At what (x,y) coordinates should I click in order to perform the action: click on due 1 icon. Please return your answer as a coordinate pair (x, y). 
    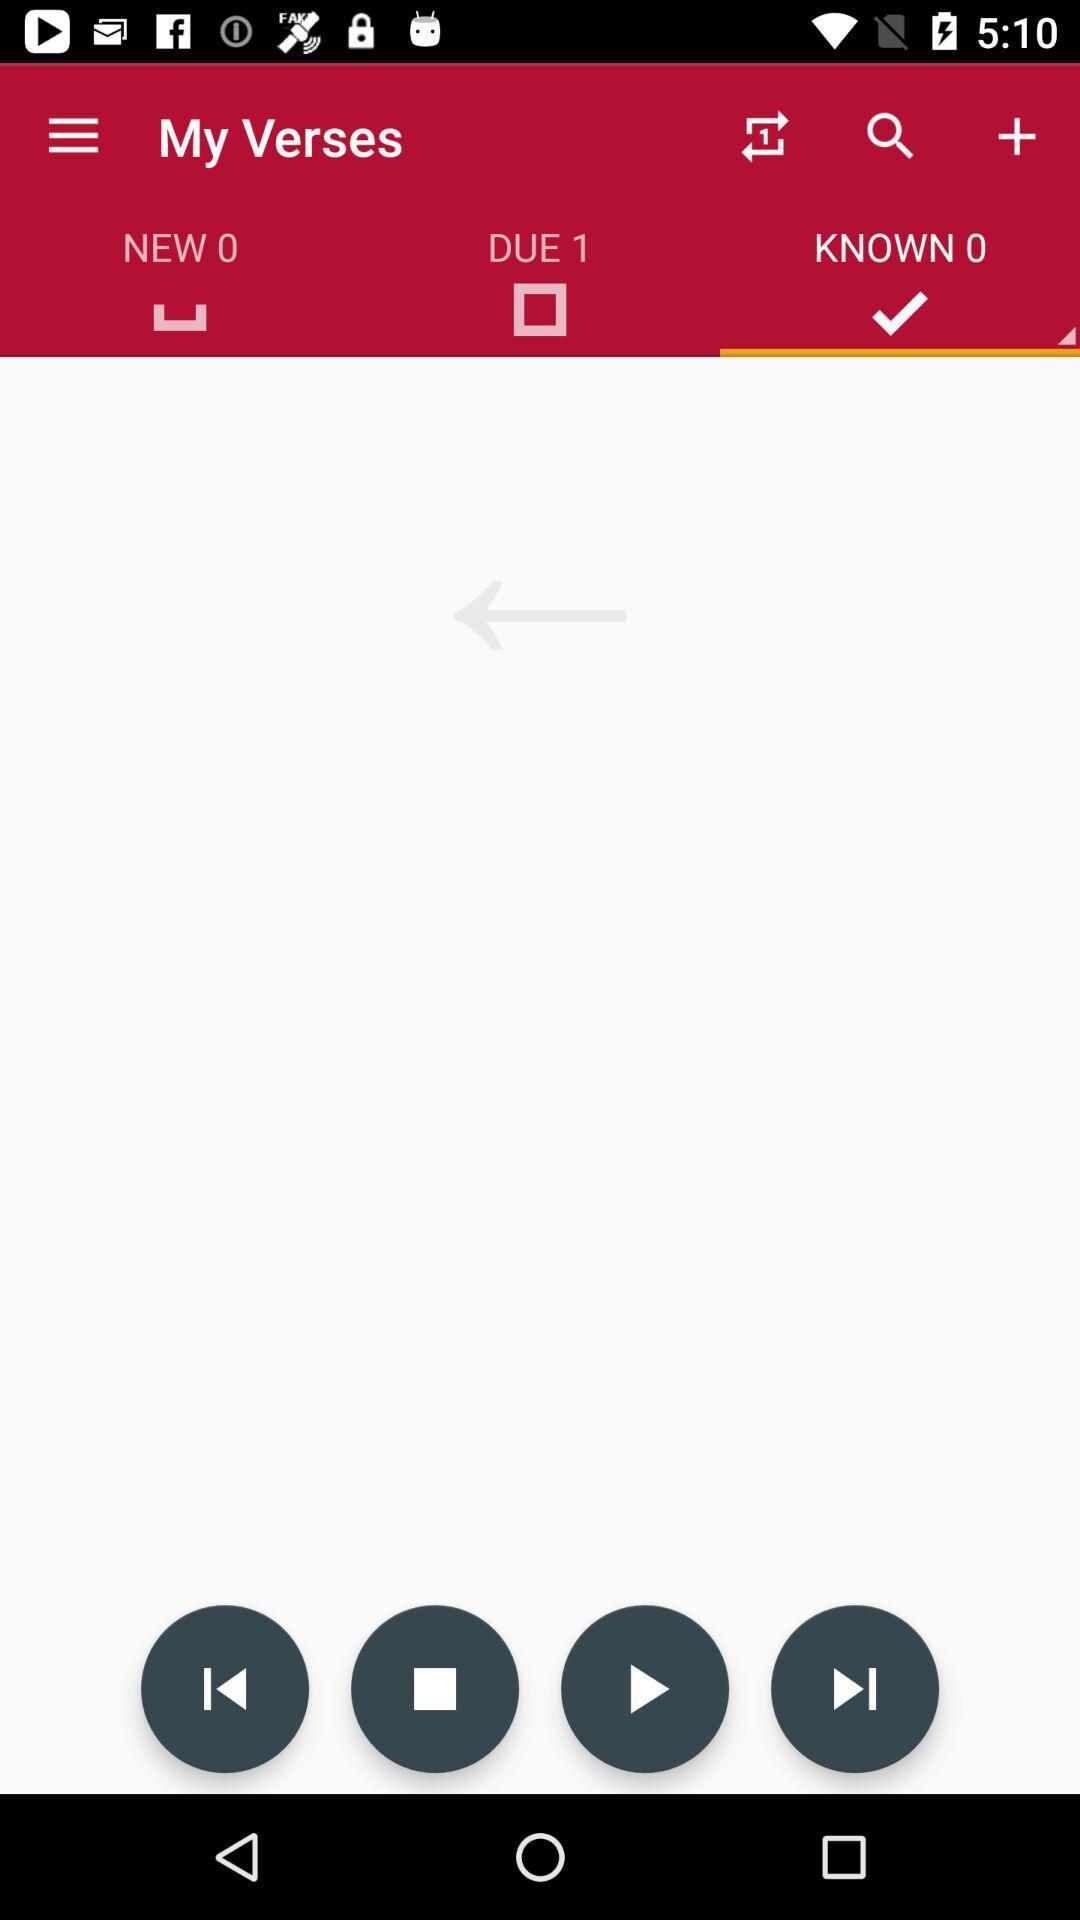
    Looking at the image, I should click on (540, 316).